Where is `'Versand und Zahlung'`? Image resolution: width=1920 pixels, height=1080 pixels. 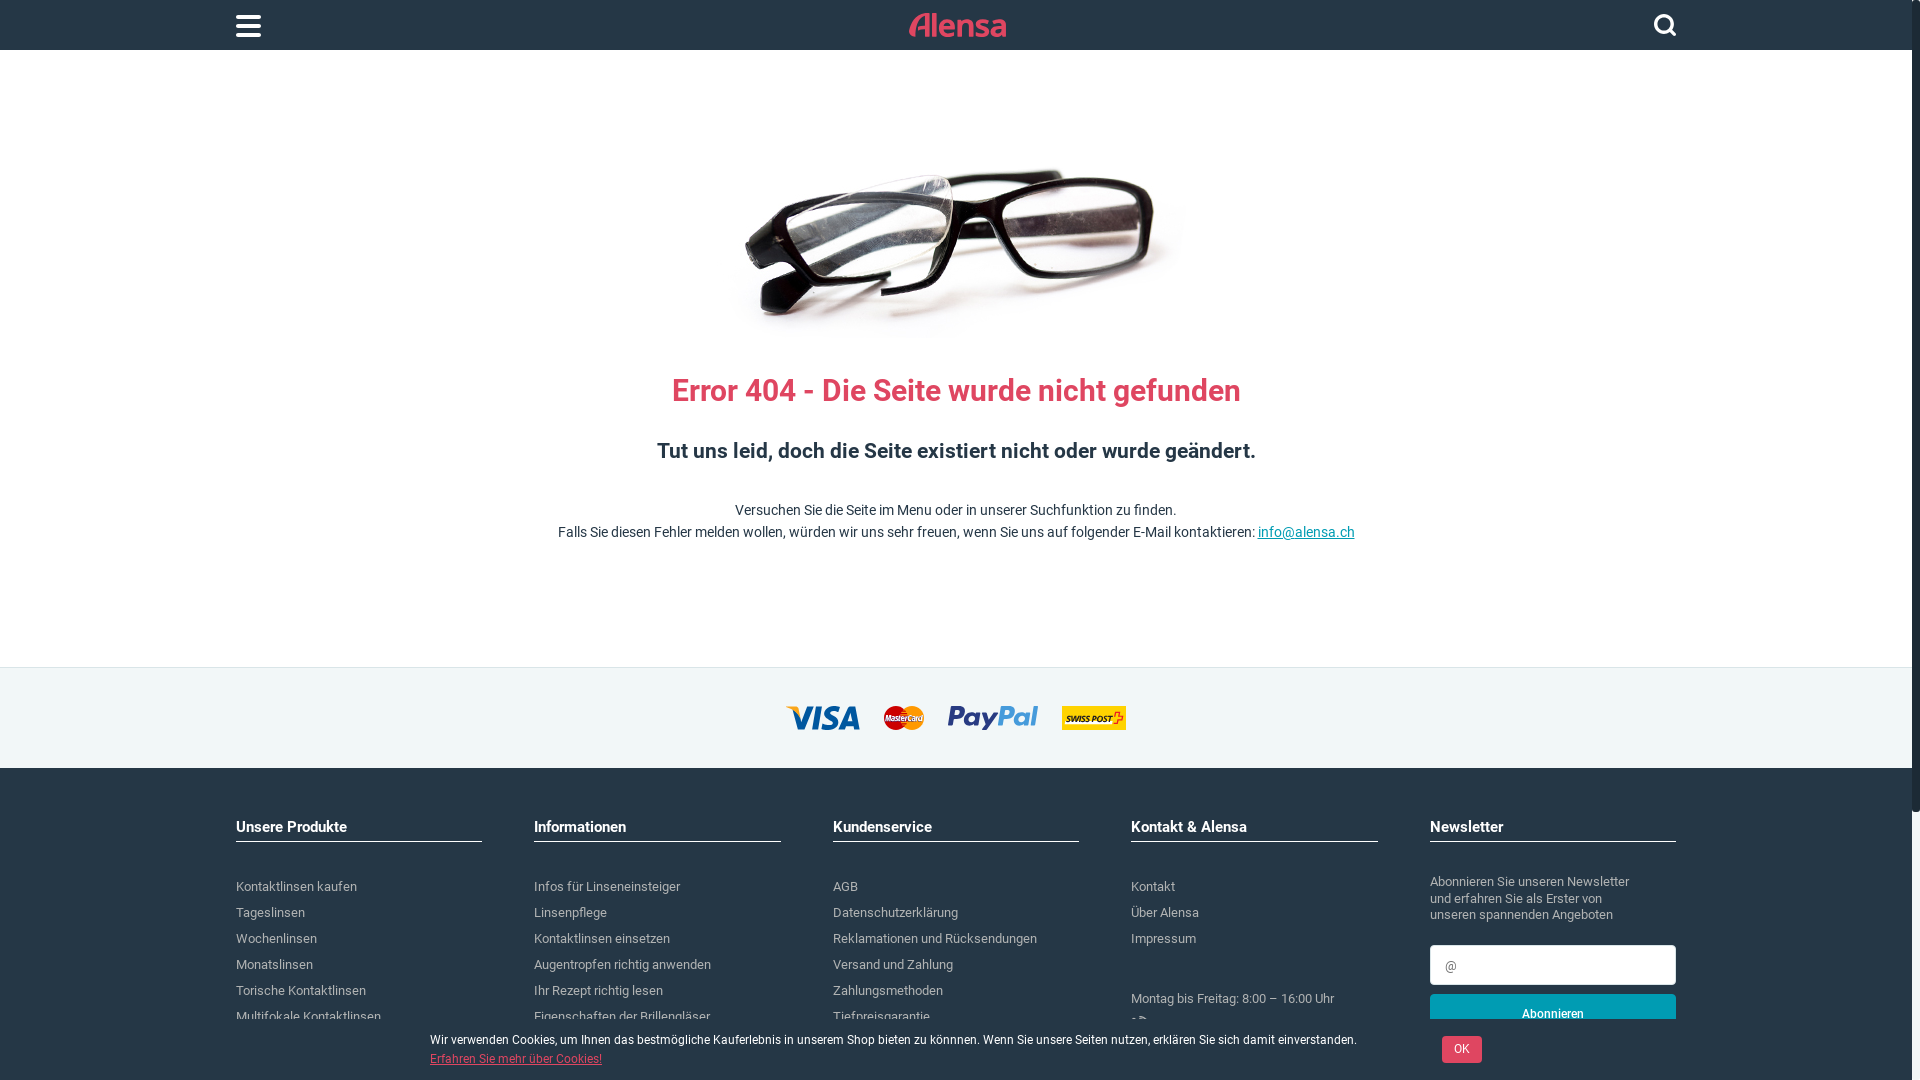 'Versand und Zahlung' is located at coordinates (891, 963).